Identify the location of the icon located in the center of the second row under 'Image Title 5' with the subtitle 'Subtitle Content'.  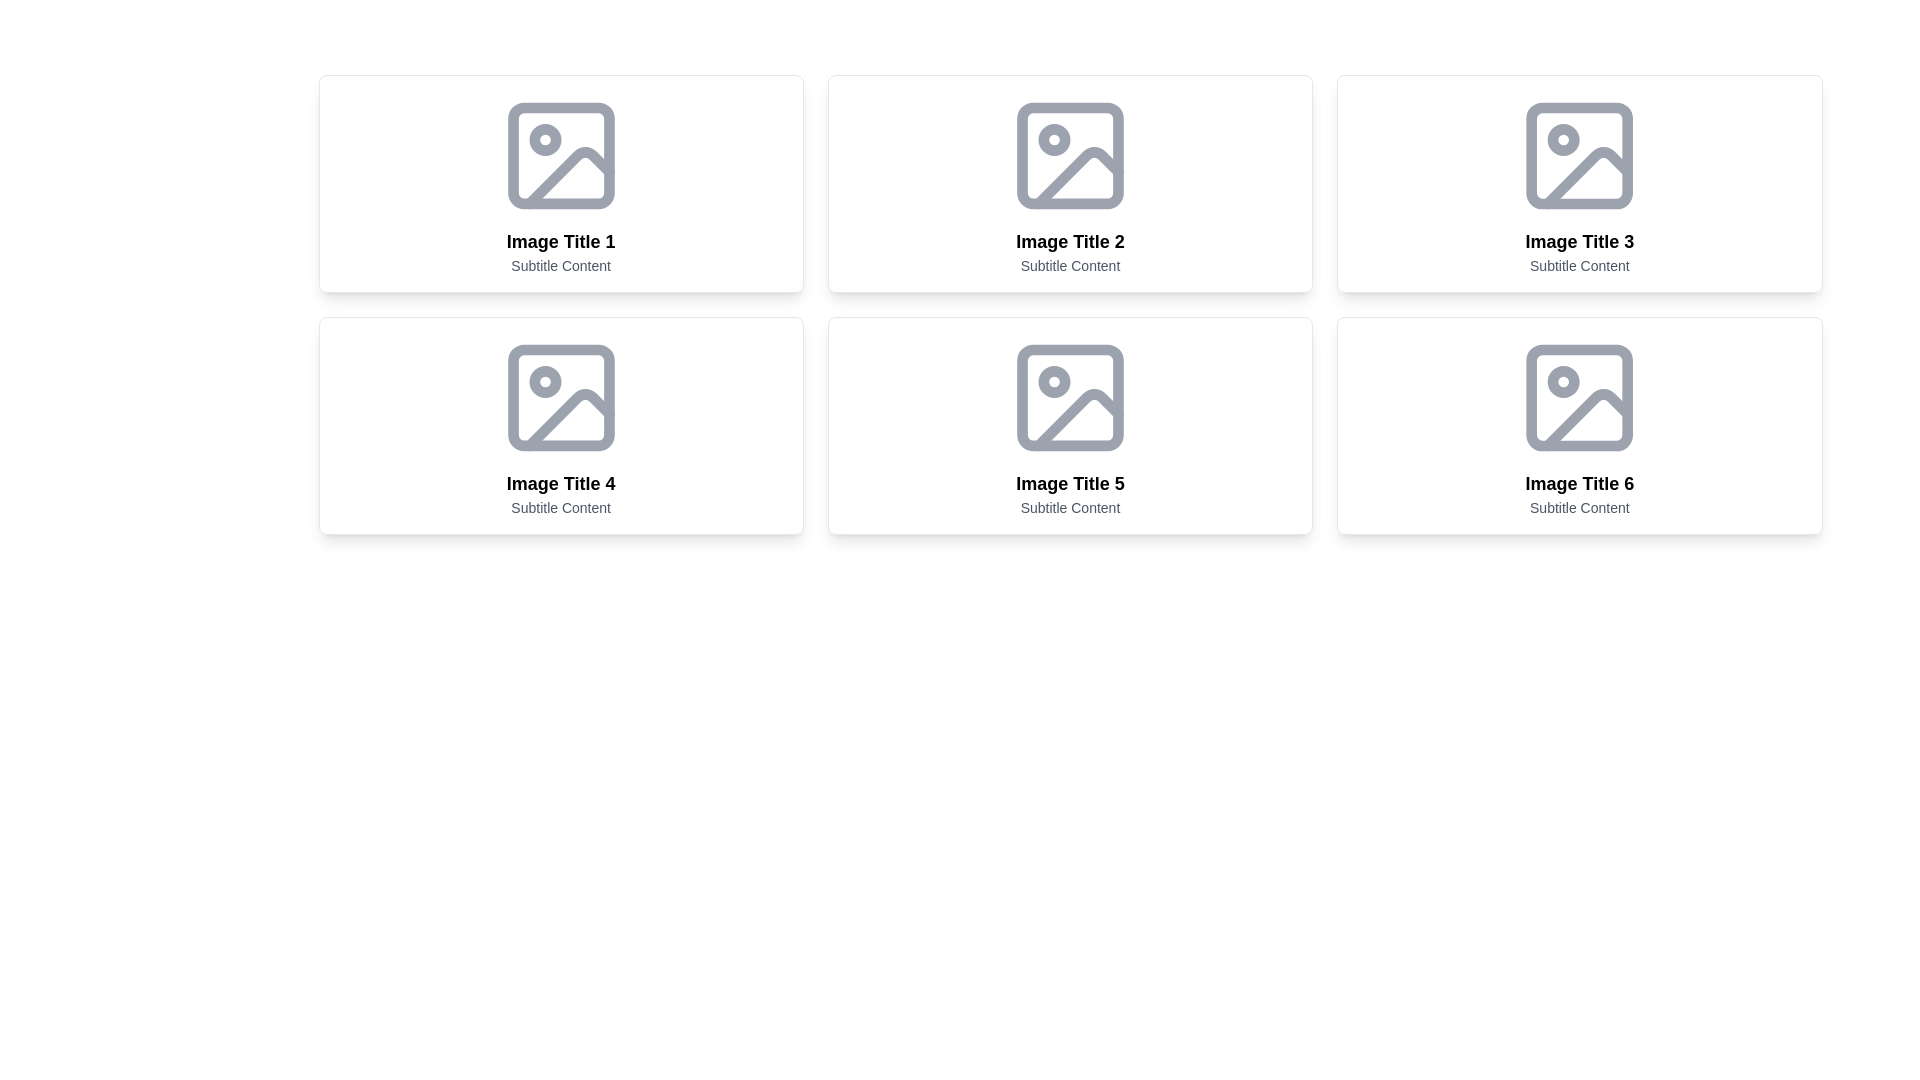
(1069, 397).